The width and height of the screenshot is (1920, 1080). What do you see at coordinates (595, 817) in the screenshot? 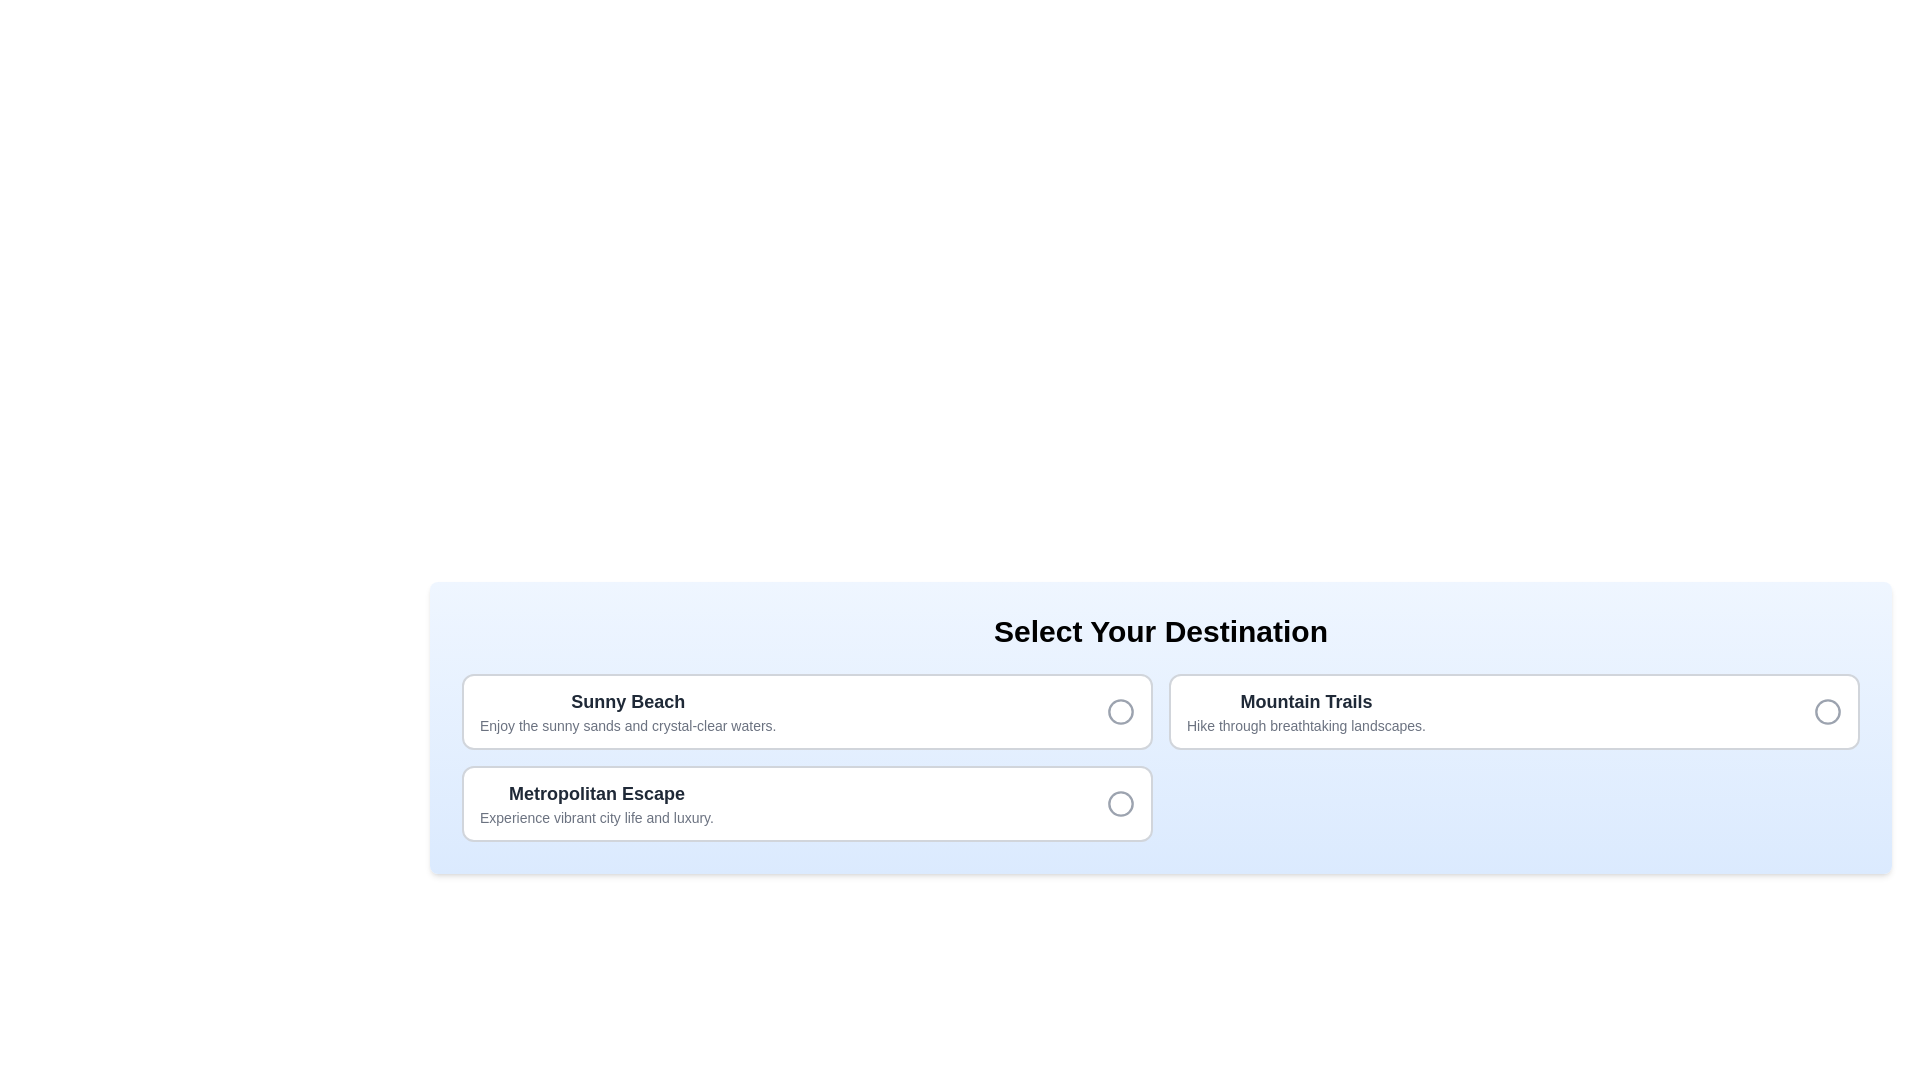
I see `text that says 'Experience vibrant city life and luxury.' located below the heading 'Metropolitan Escape' in the lower section of the selection card` at bounding box center [595, 817].